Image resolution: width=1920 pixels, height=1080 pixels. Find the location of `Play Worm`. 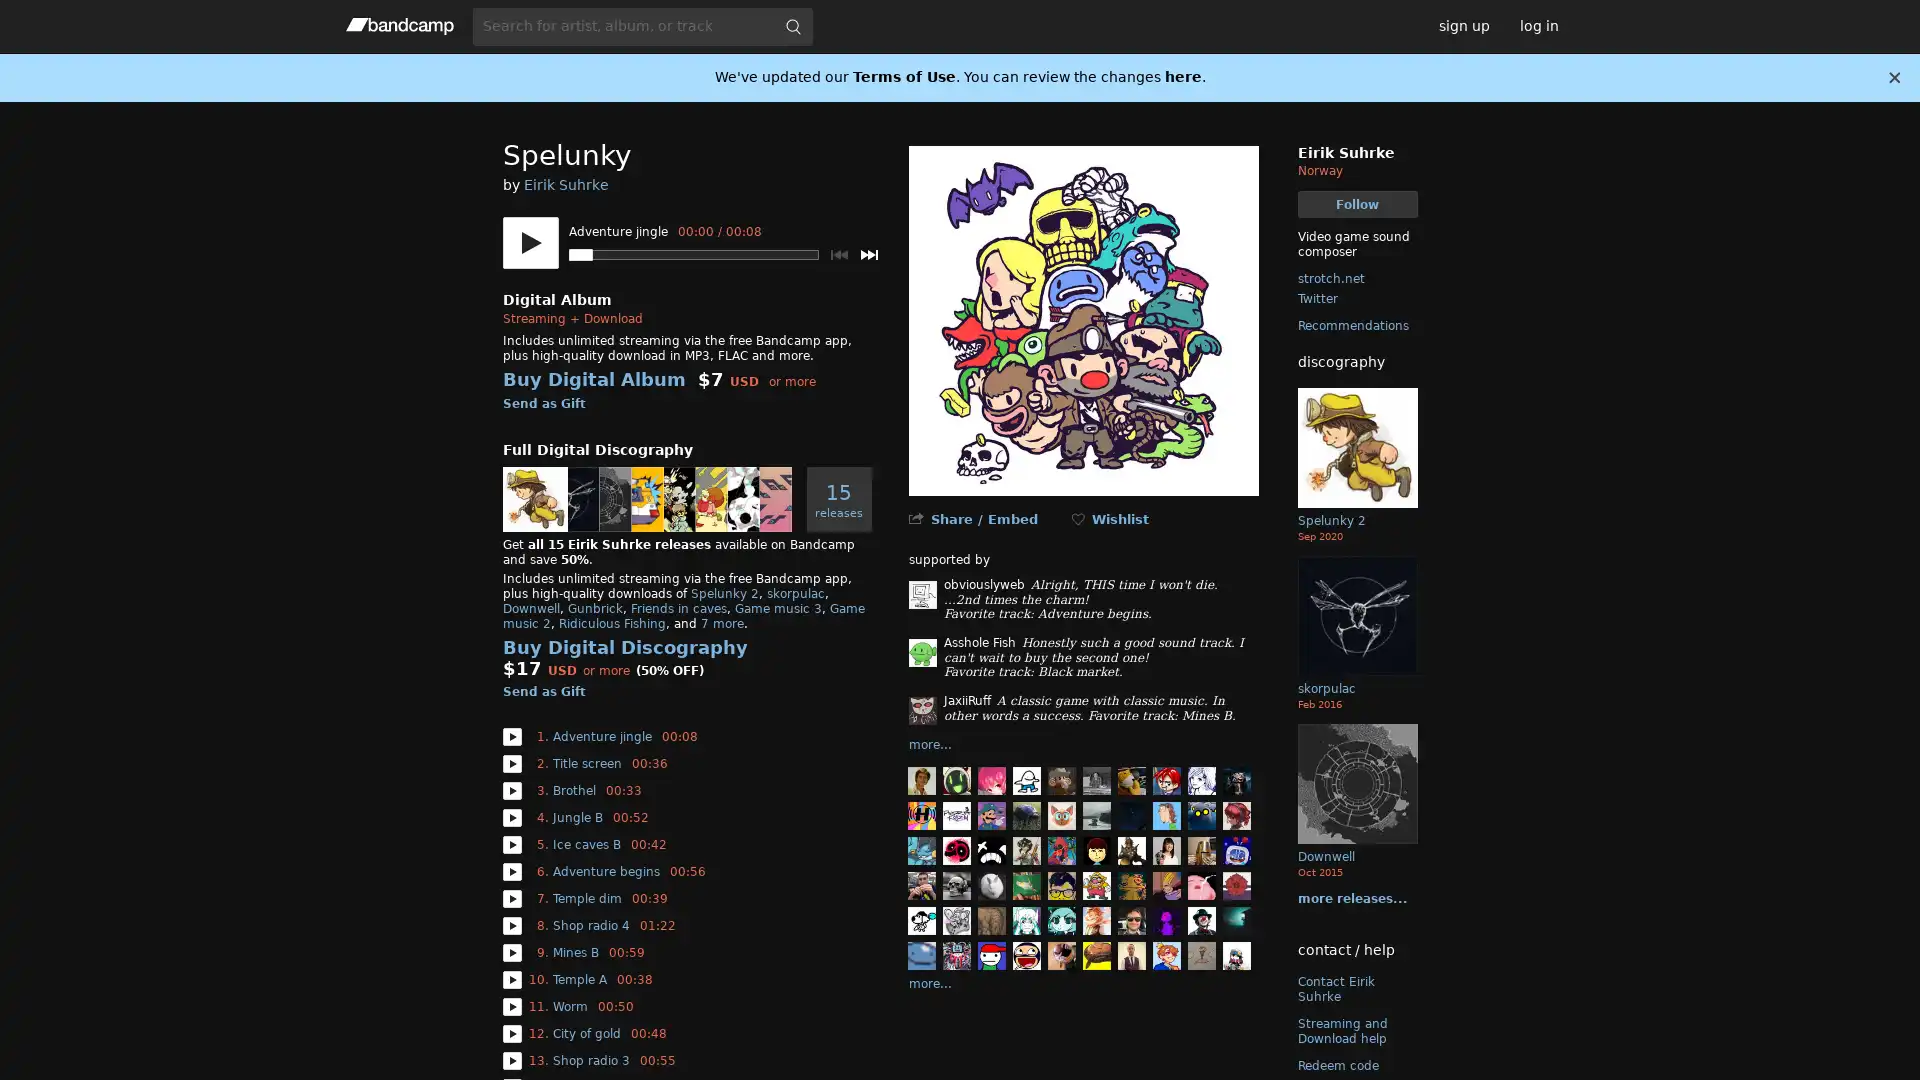

Play Worm is located at coordinates (511, 1006).